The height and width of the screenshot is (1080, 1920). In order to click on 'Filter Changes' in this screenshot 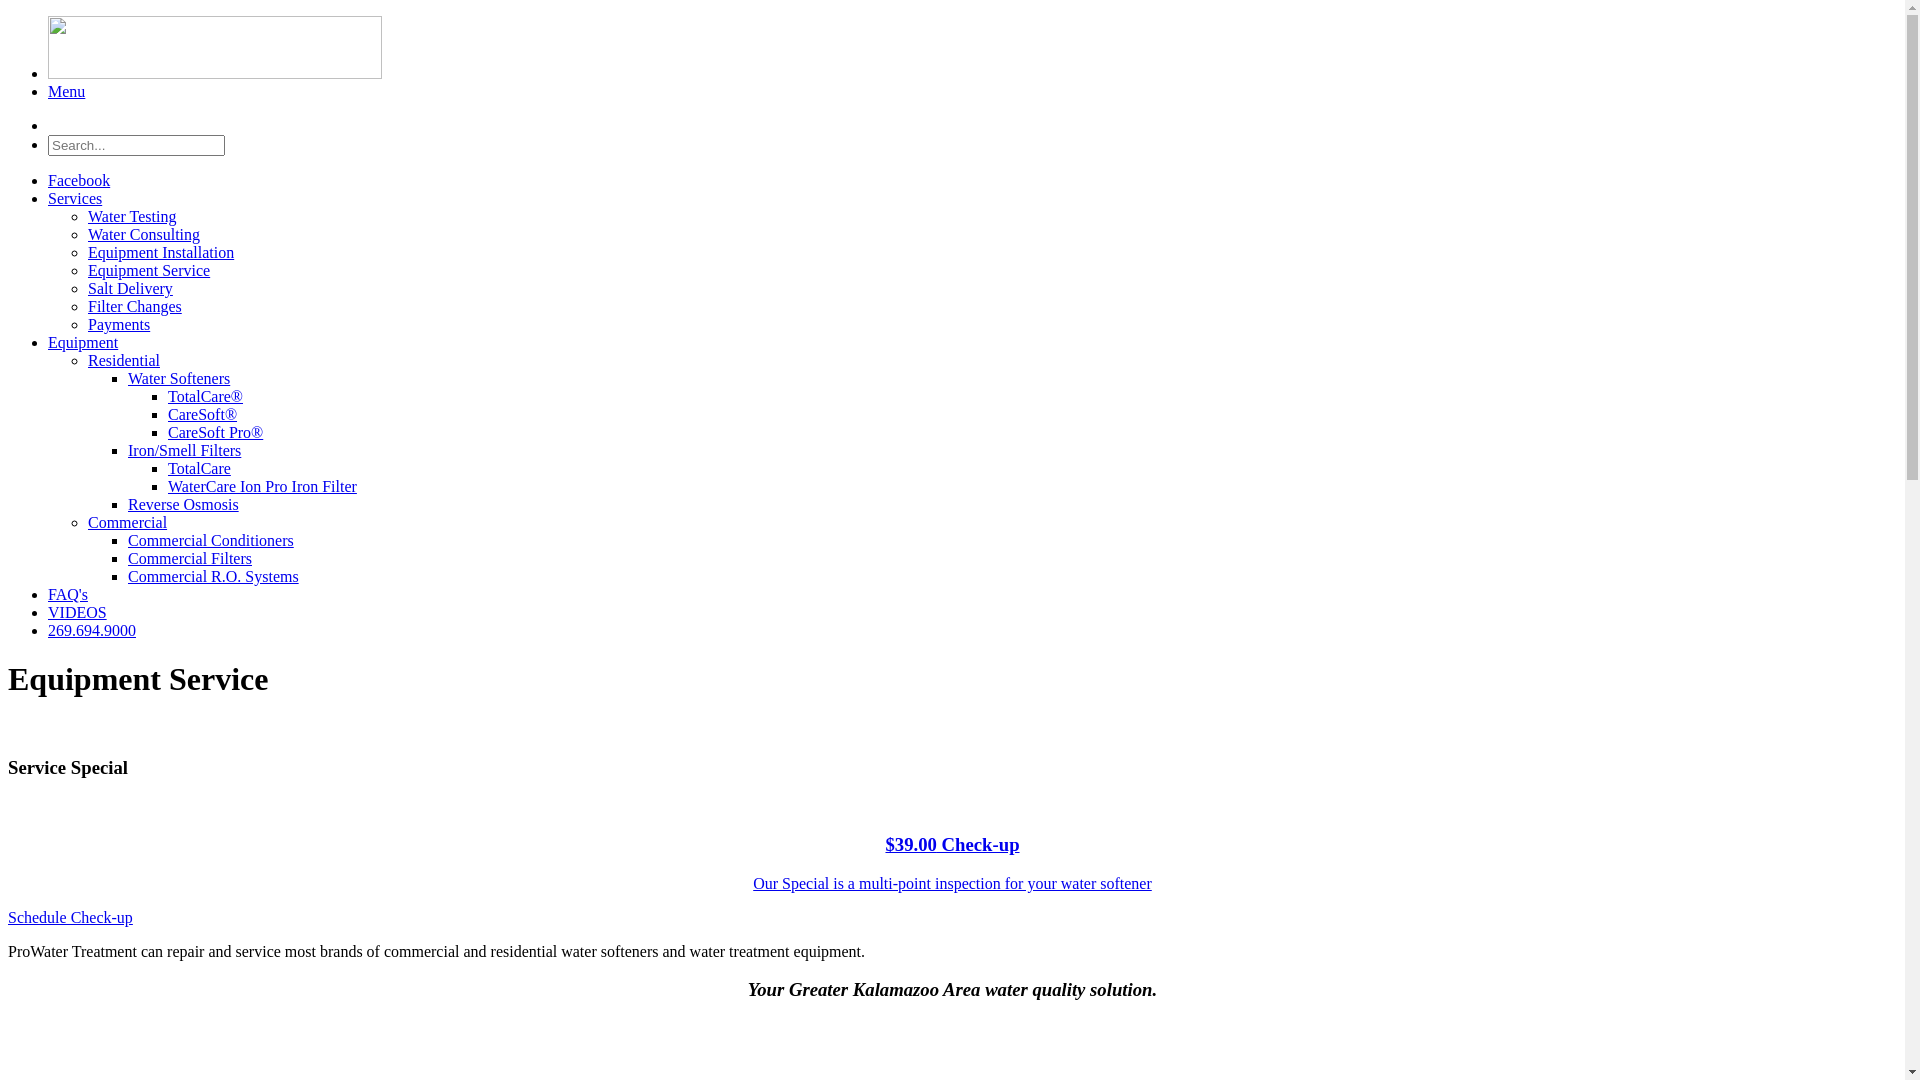, I will do `click(133, 306)`.